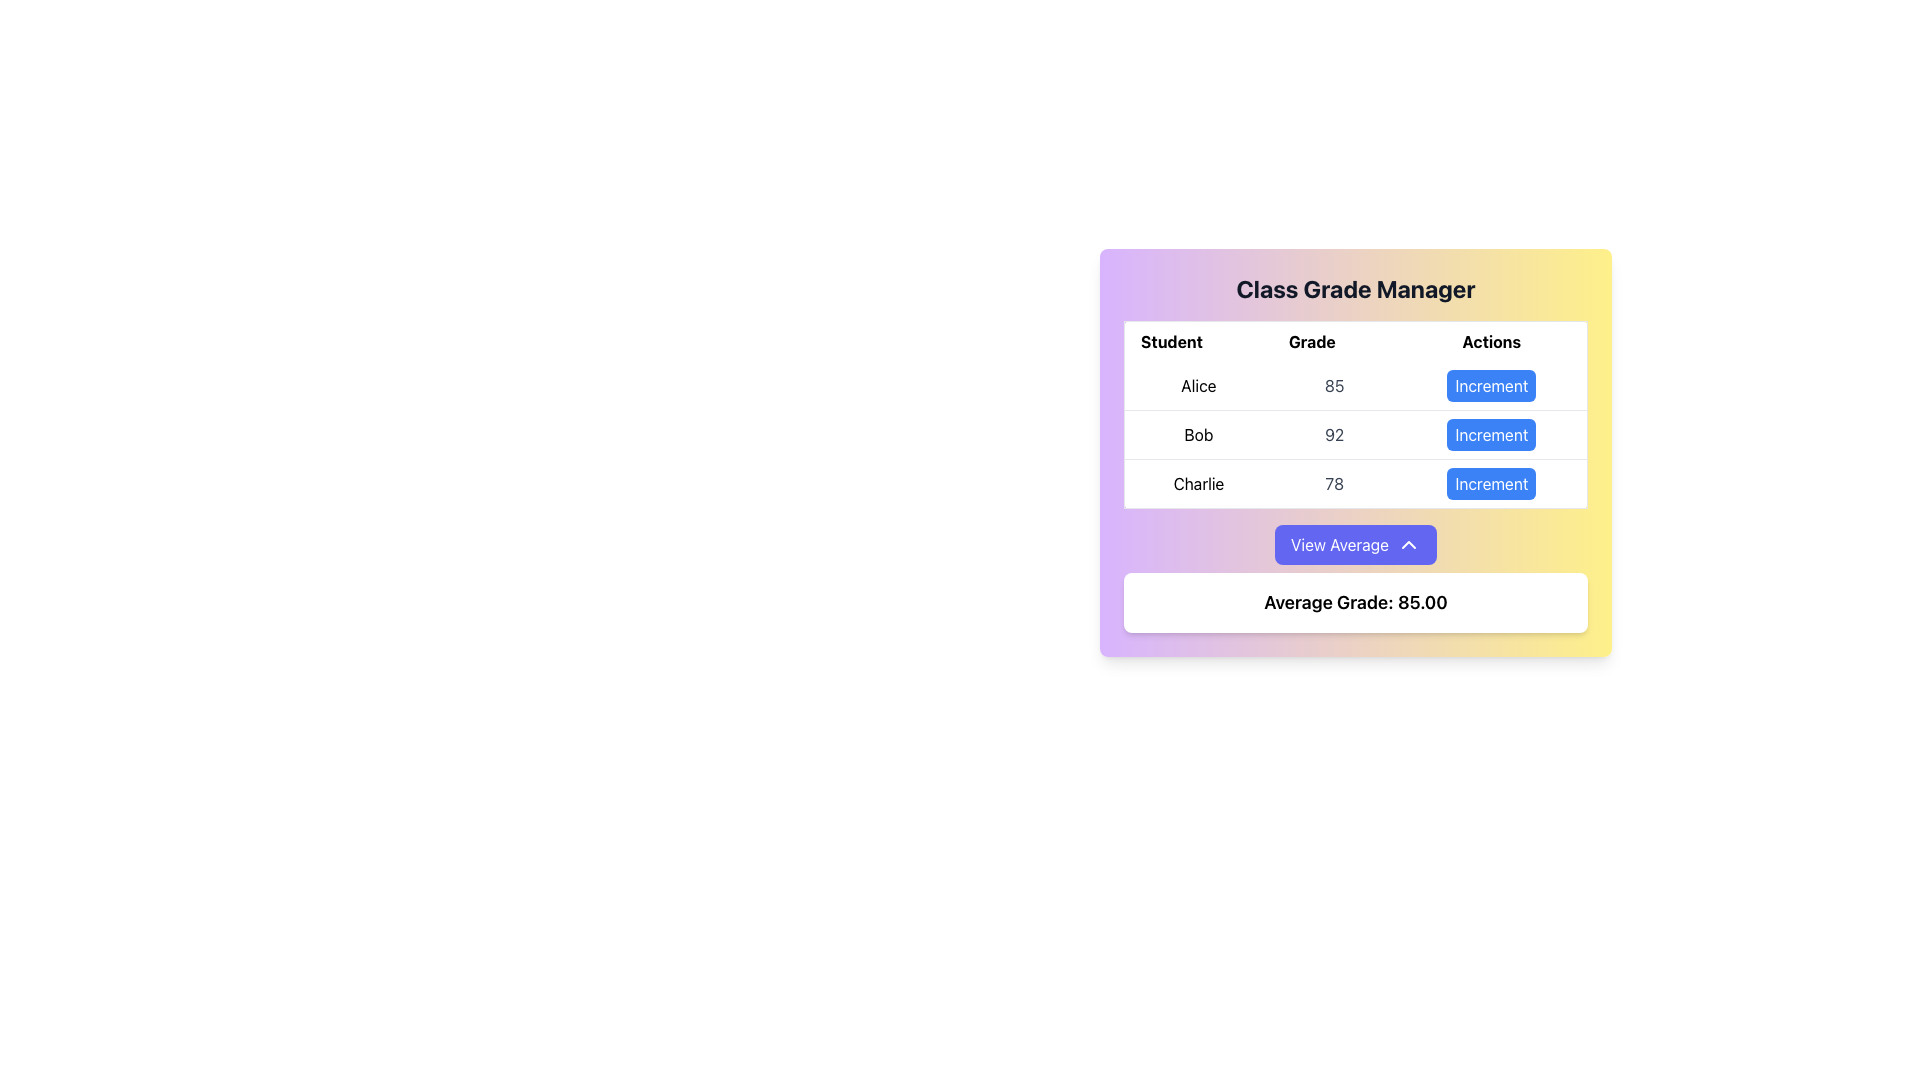 The height and width of the screenshot is (1080, 1920). What do you see at coordinates (1355, 544) in the screenshot?
I see `the 'View Average' button, which has a blue background, white text, rounded corners, and an upward arrow icon` at bounding box center [1355, 544].